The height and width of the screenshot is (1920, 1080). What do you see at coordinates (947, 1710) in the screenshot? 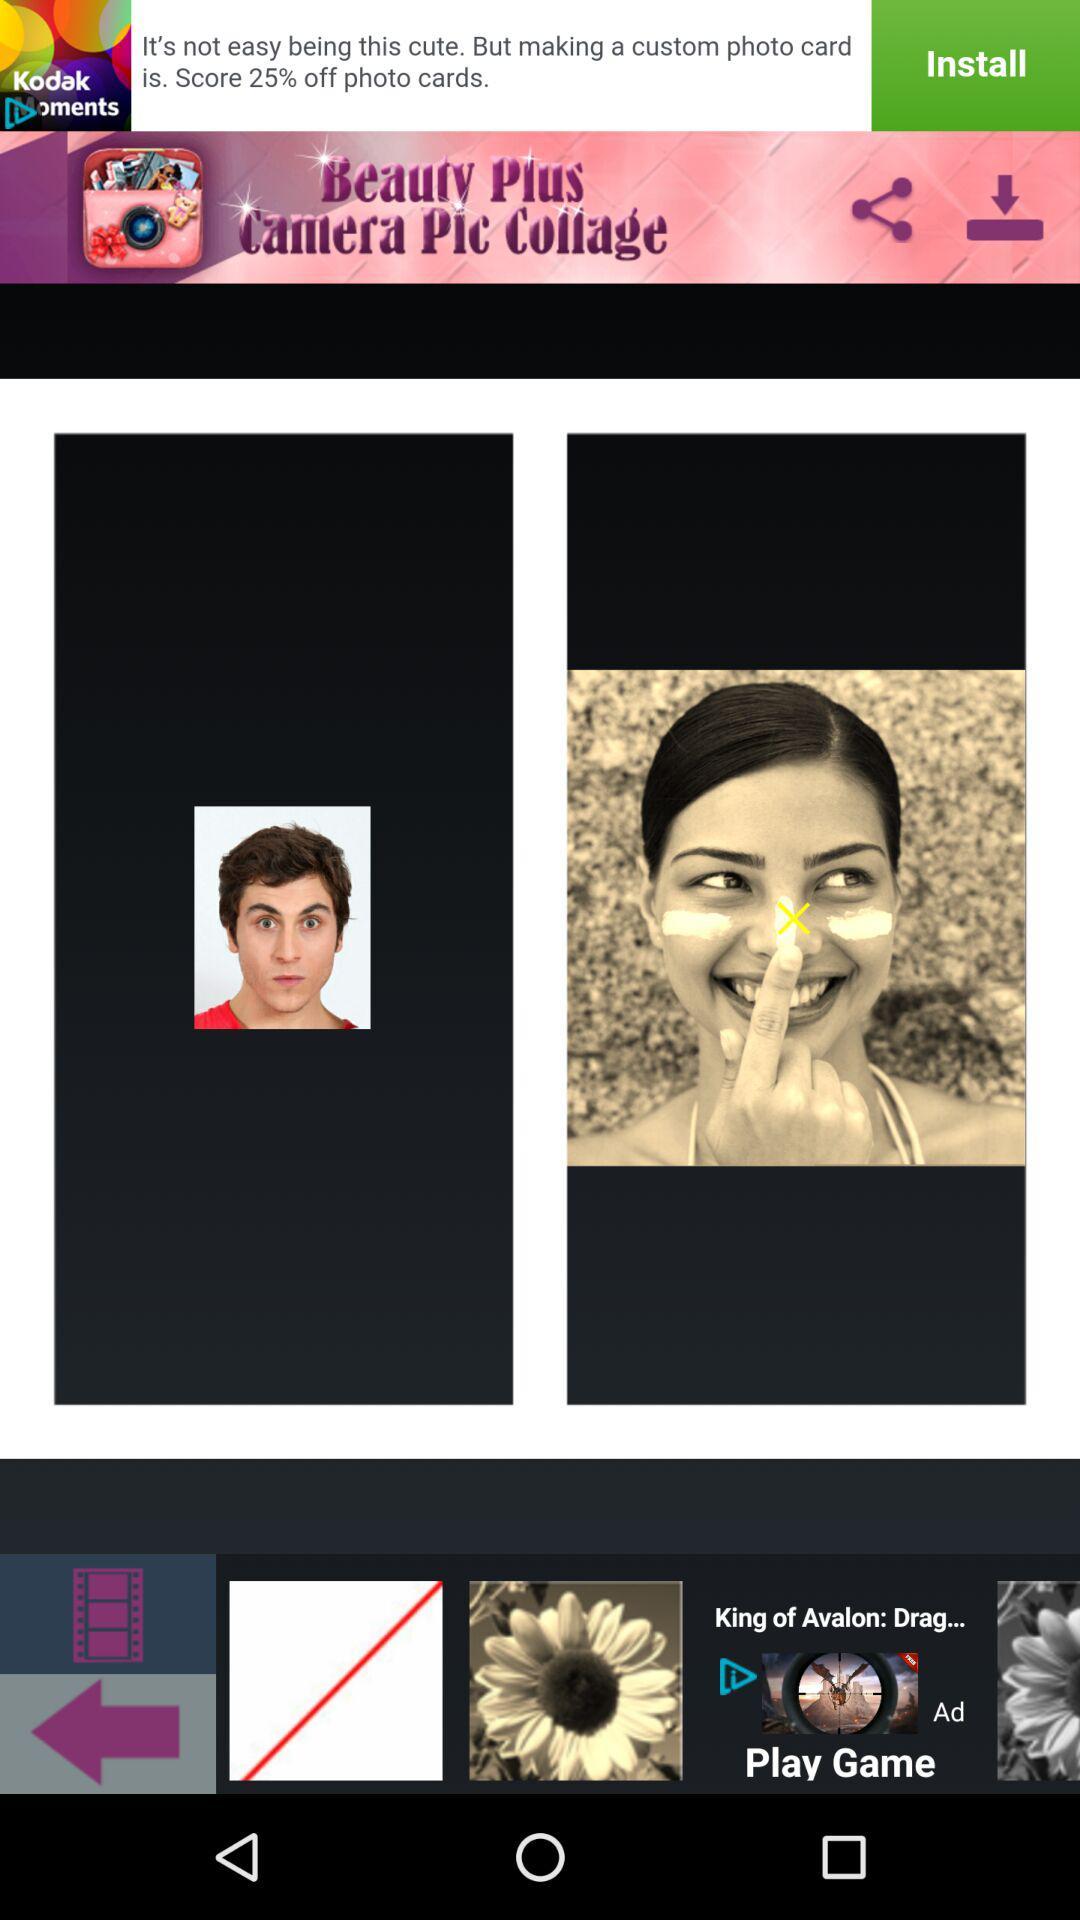
I see `the word which is slight top right side of the play game` at bounding box center [947, 1710].